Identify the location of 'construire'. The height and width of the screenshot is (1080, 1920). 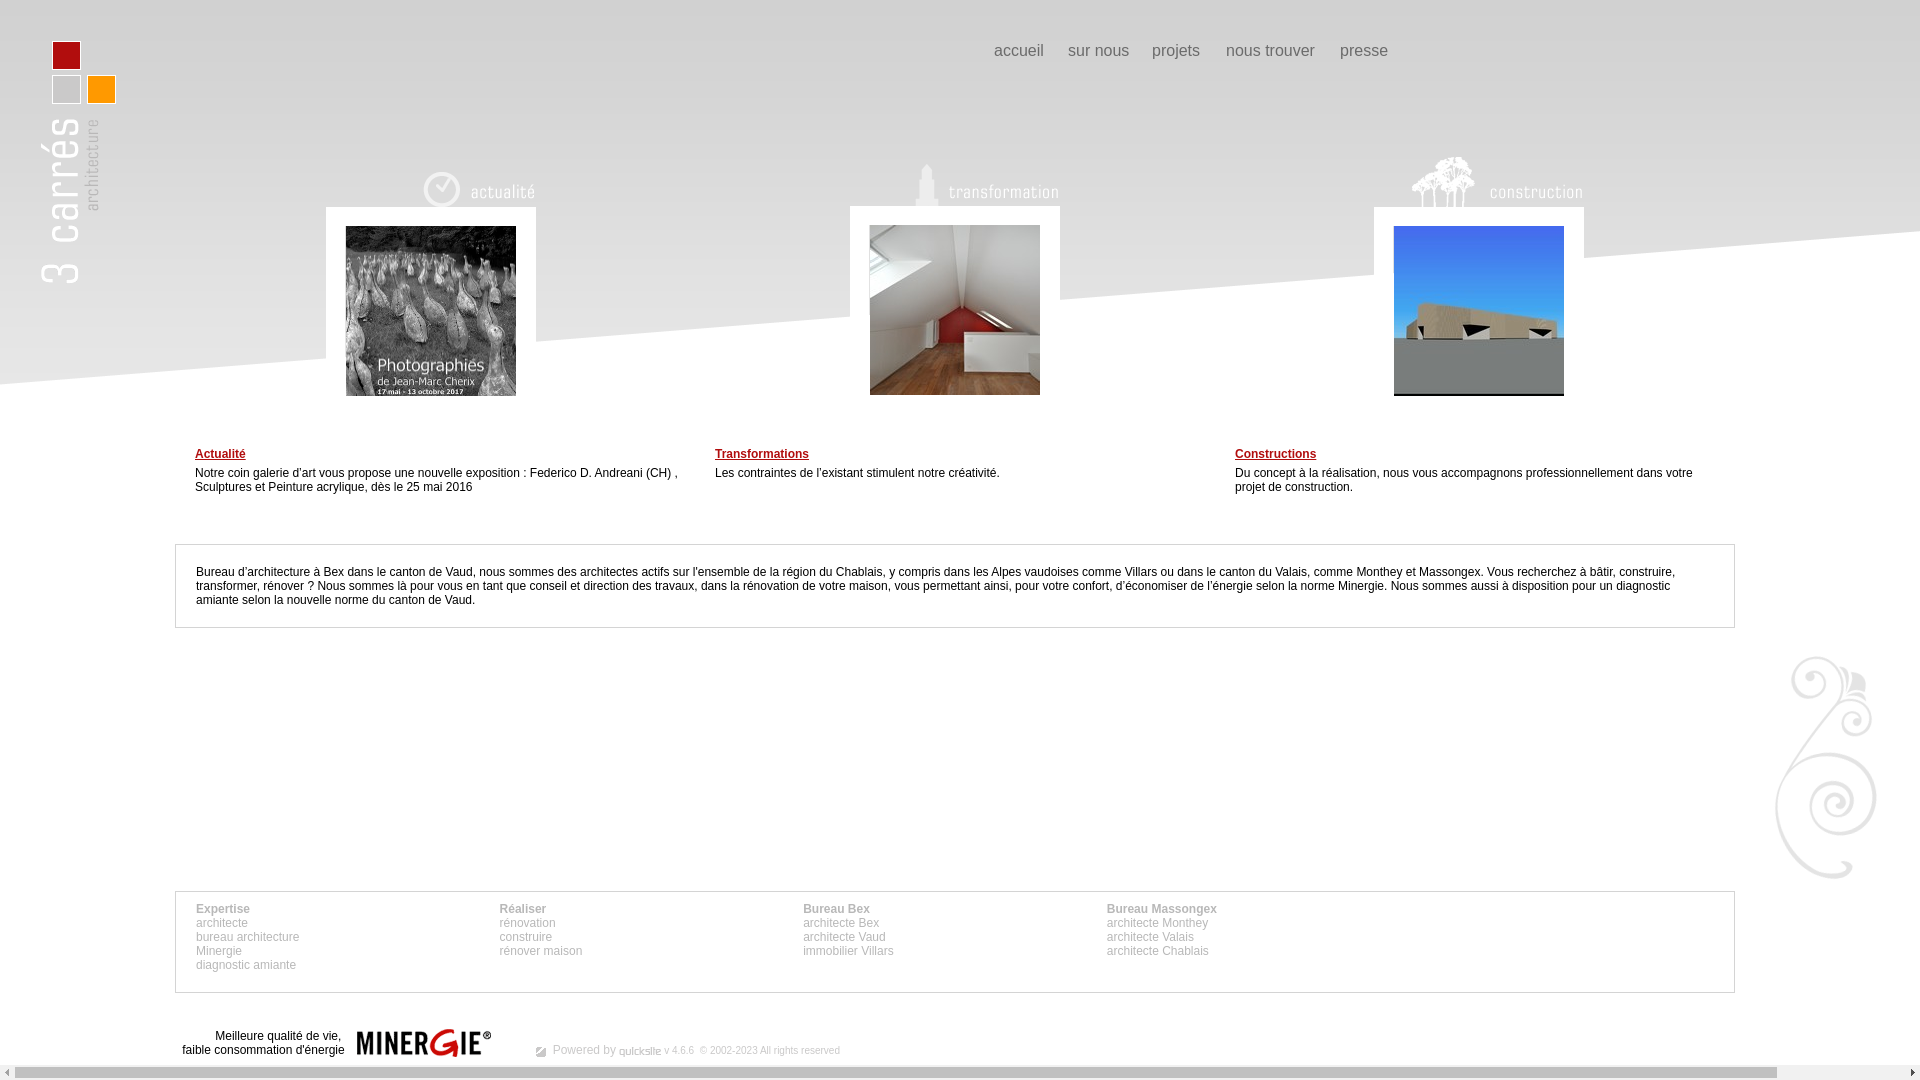
(499, 937).